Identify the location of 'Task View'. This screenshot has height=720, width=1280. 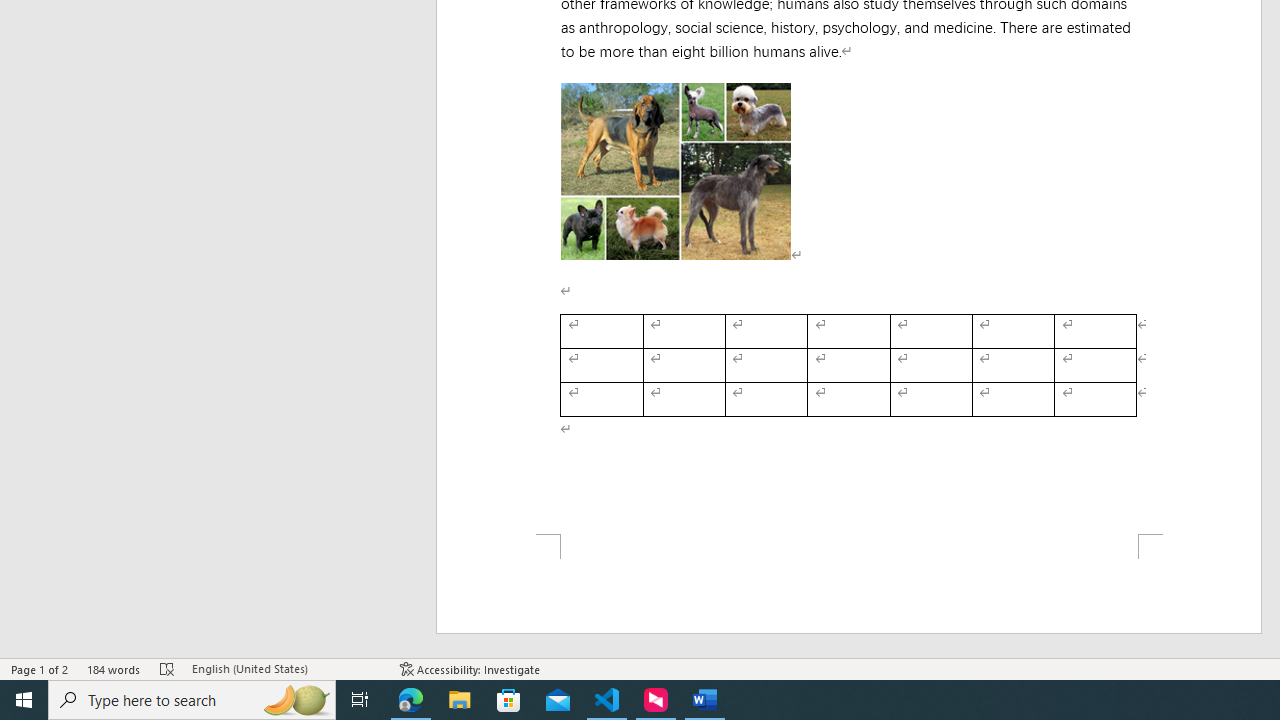
(359, 698).